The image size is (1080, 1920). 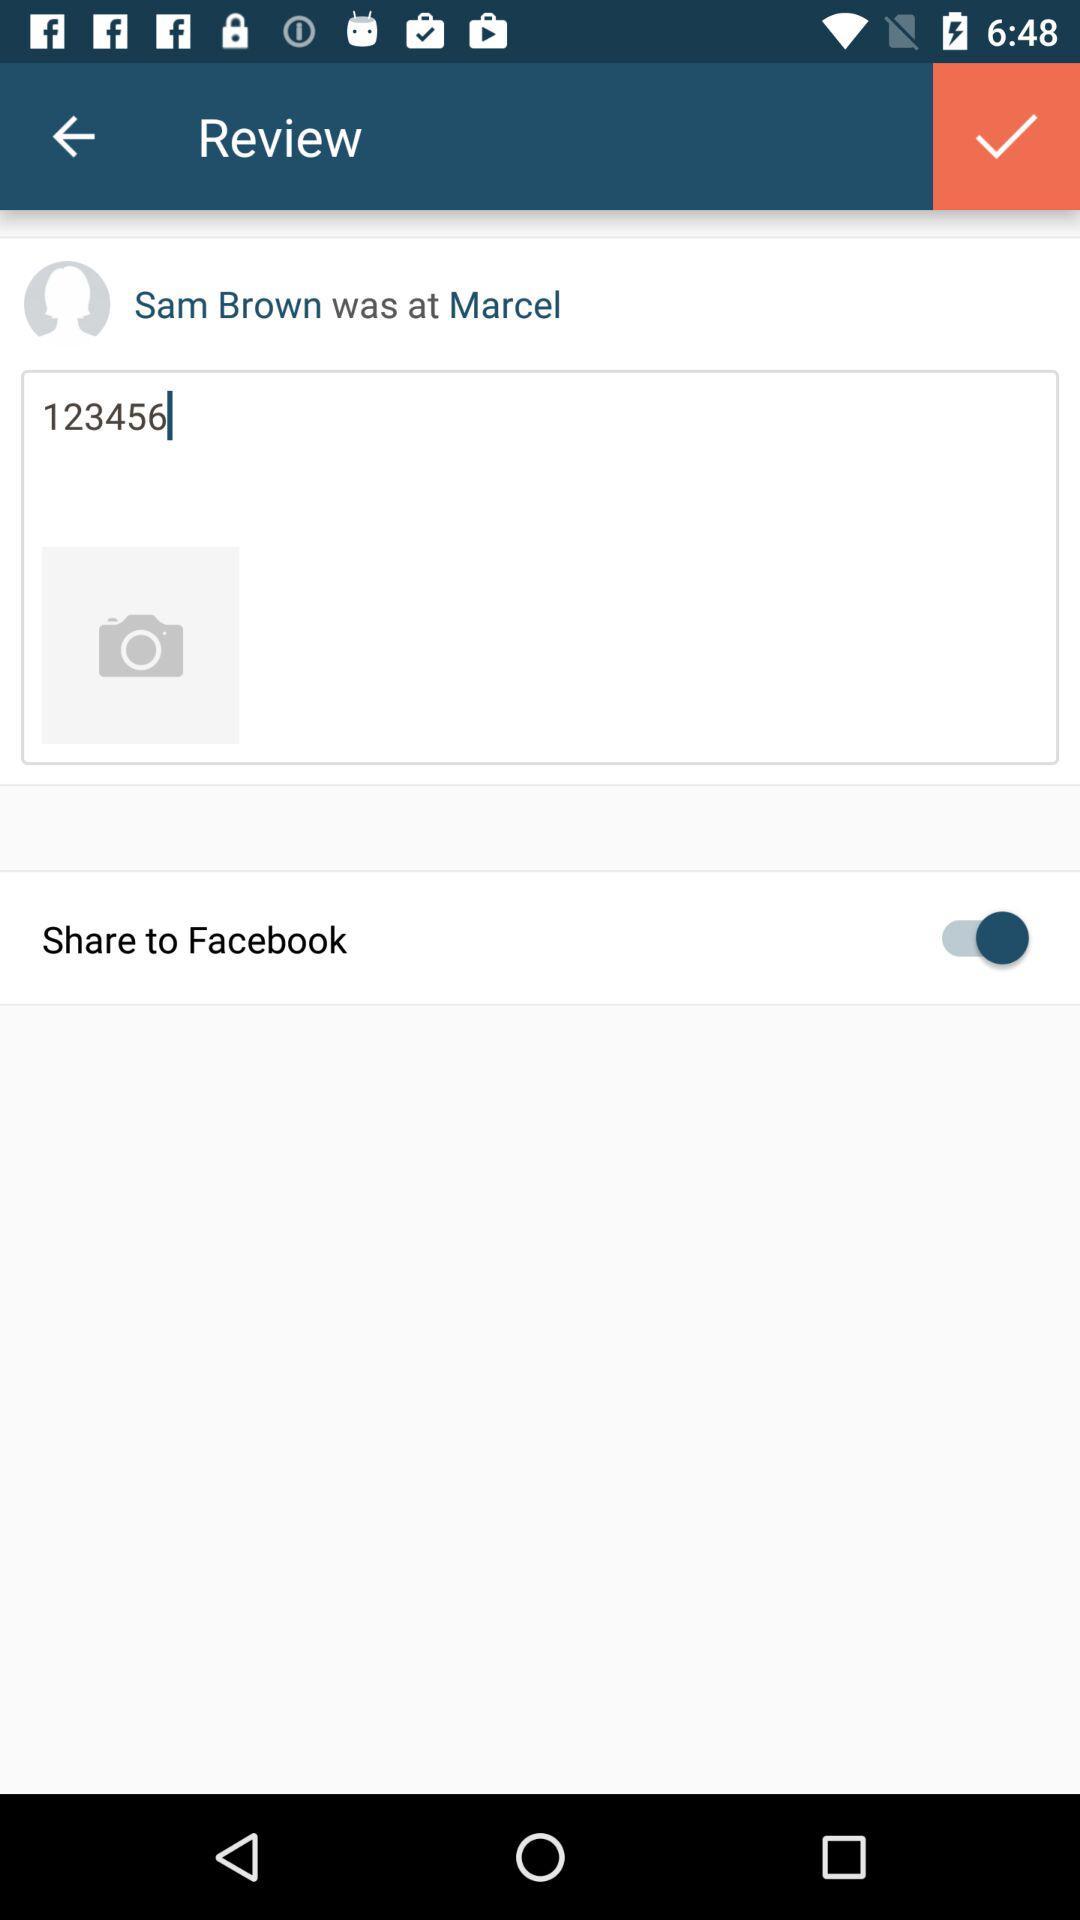 What do you see at coordinates (1006, 135) in the screenshot?
I see `the item to the right of review item` at bounding box center [1006, 135].